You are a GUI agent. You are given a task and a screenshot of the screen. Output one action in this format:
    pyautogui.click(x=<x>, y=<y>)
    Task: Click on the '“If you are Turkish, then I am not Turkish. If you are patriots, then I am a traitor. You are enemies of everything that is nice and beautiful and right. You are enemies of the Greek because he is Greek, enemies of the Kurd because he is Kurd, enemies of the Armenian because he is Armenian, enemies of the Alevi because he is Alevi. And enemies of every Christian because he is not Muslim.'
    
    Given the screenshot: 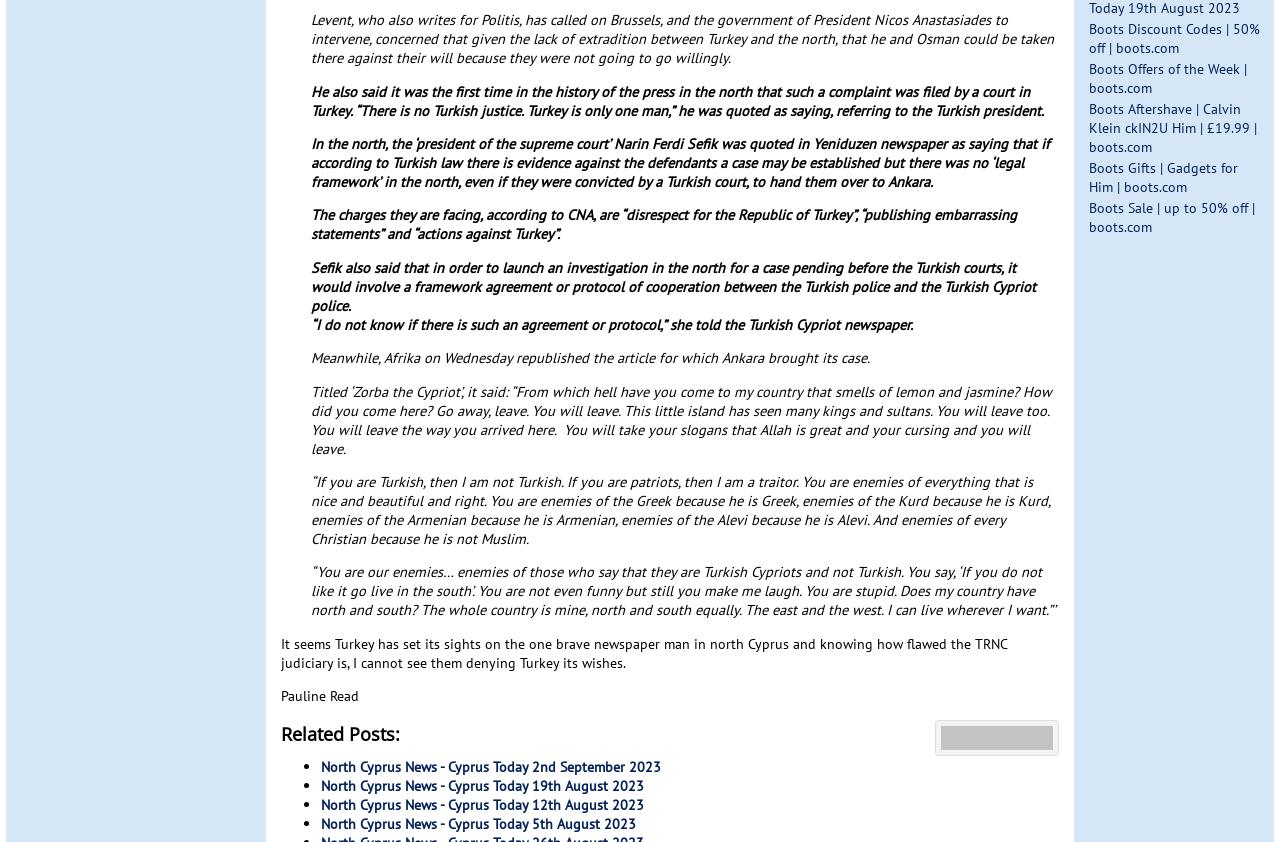 What is the action you would take?
    pyautogui.click(x=680, y=508)
    